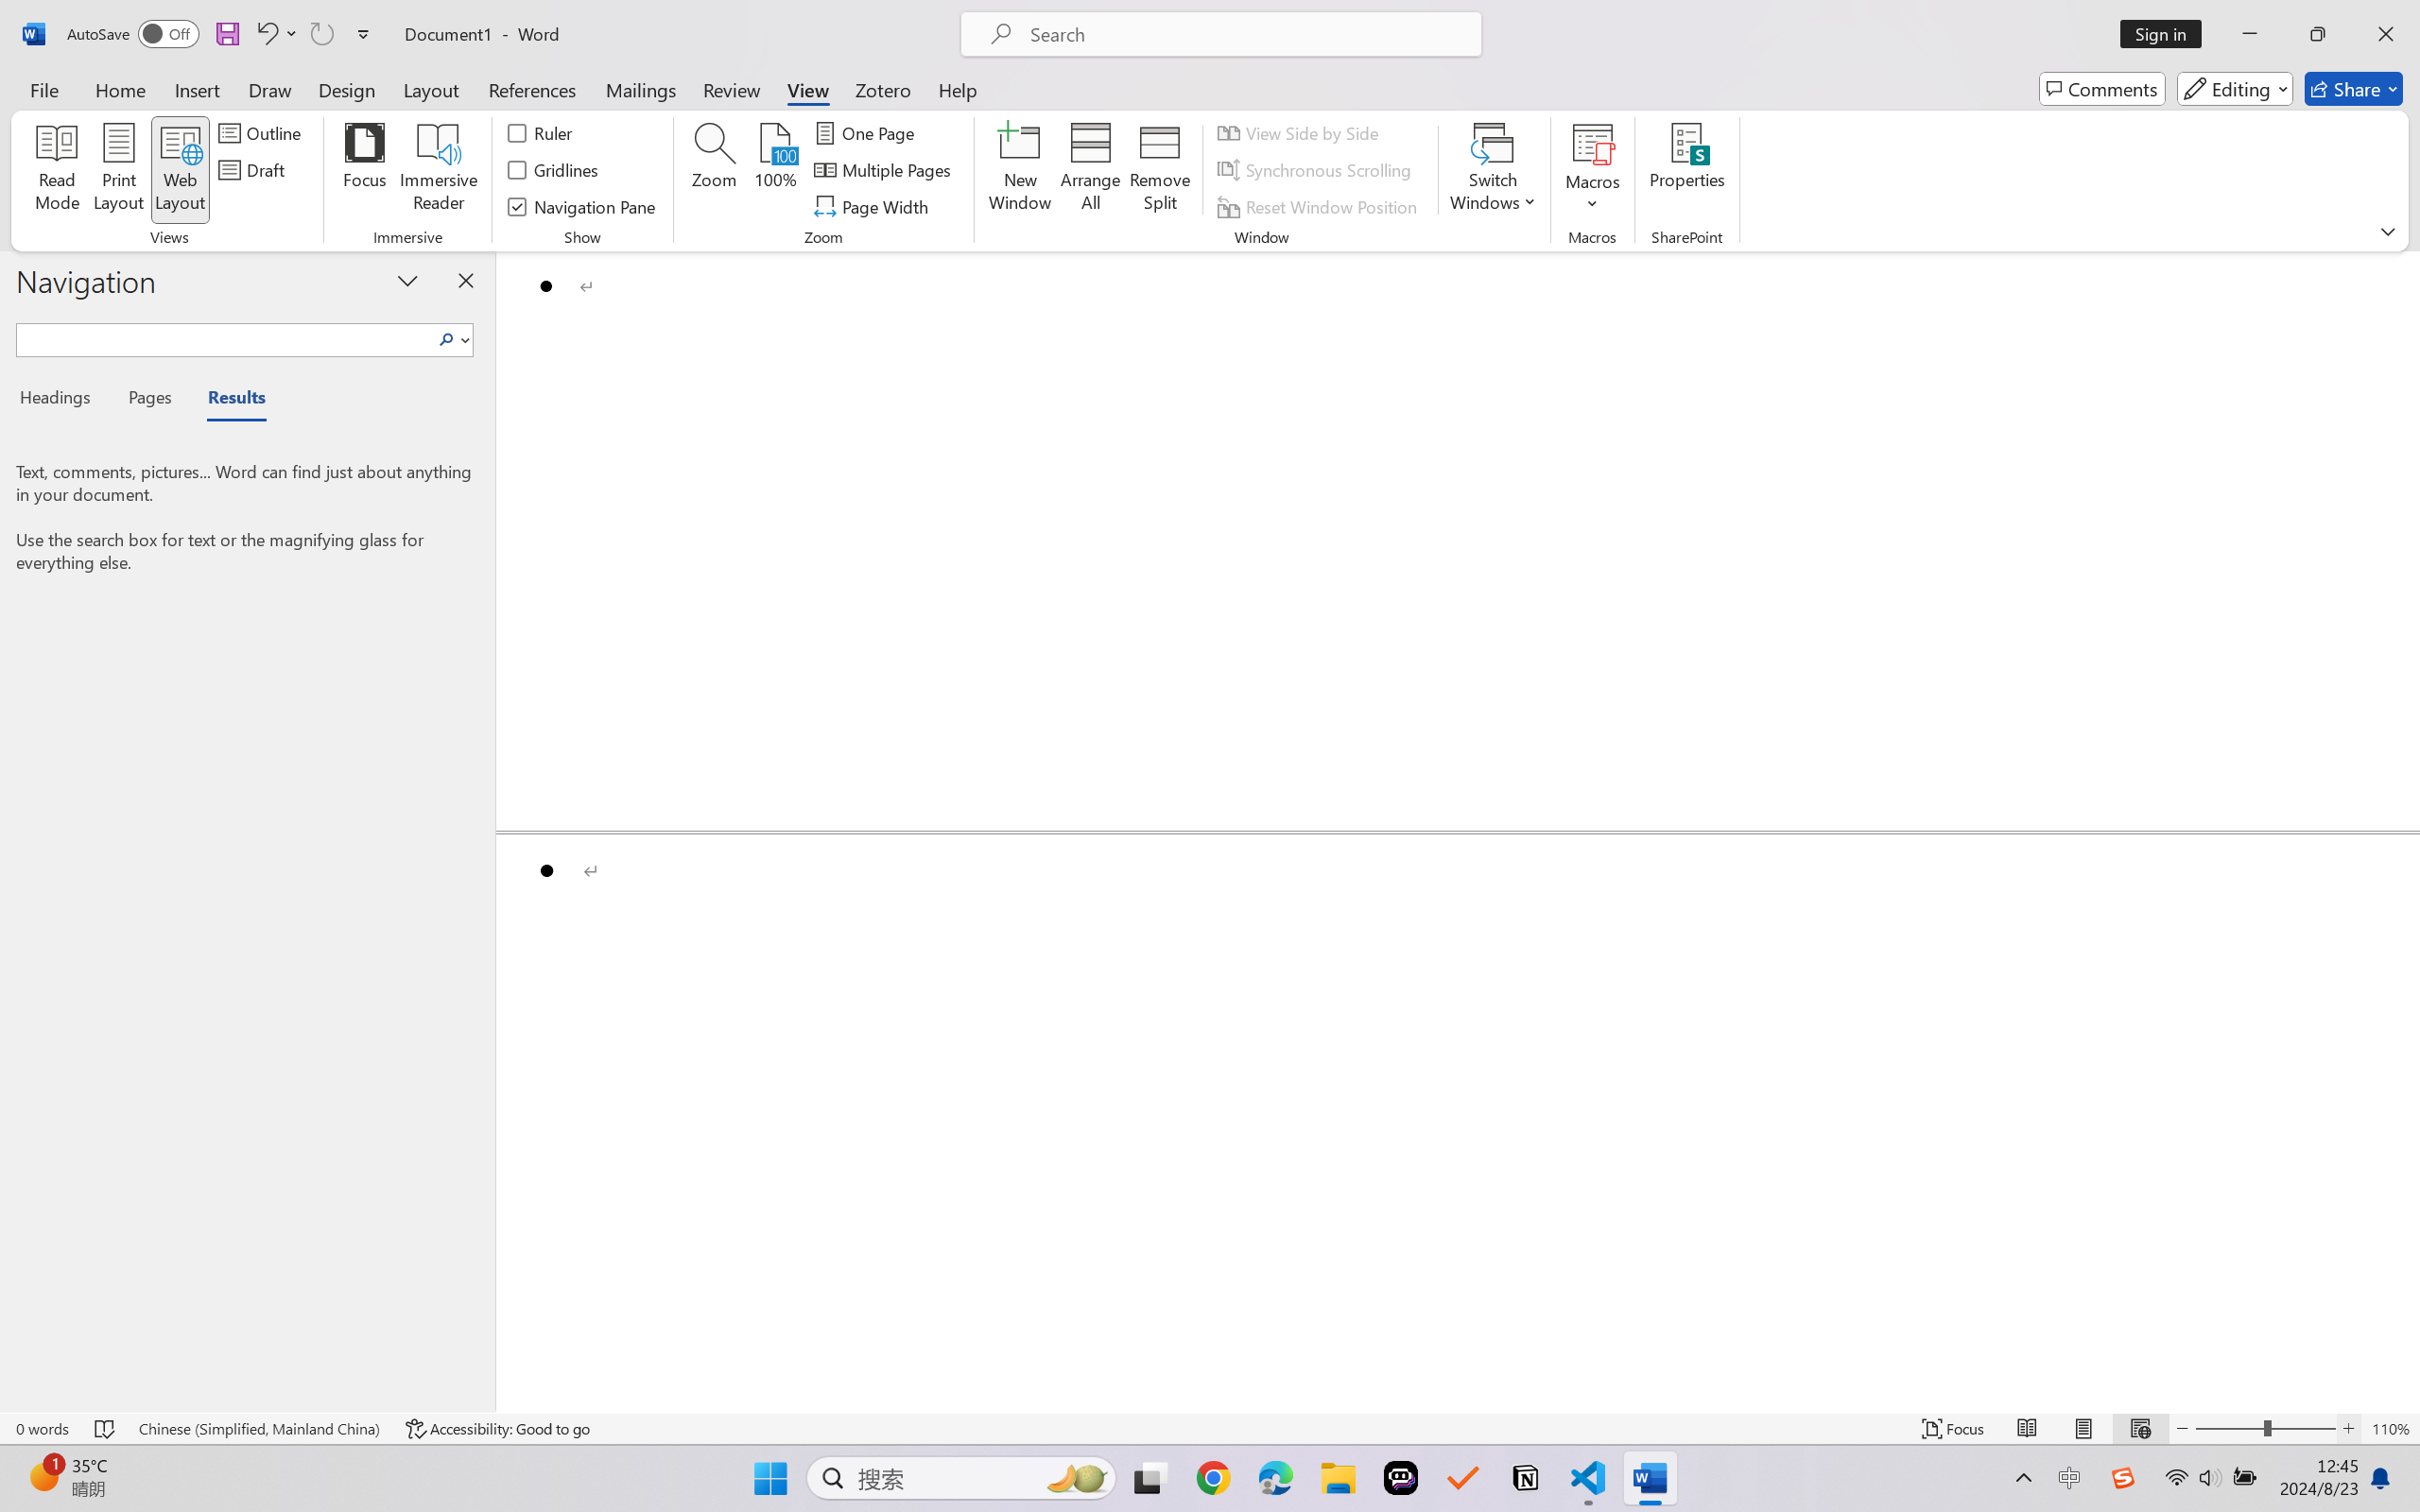  What do you see at coordinates (265, 33) in the screenshot?
I see `'Undo Bullet Default'` at bounding box center [265, 33].